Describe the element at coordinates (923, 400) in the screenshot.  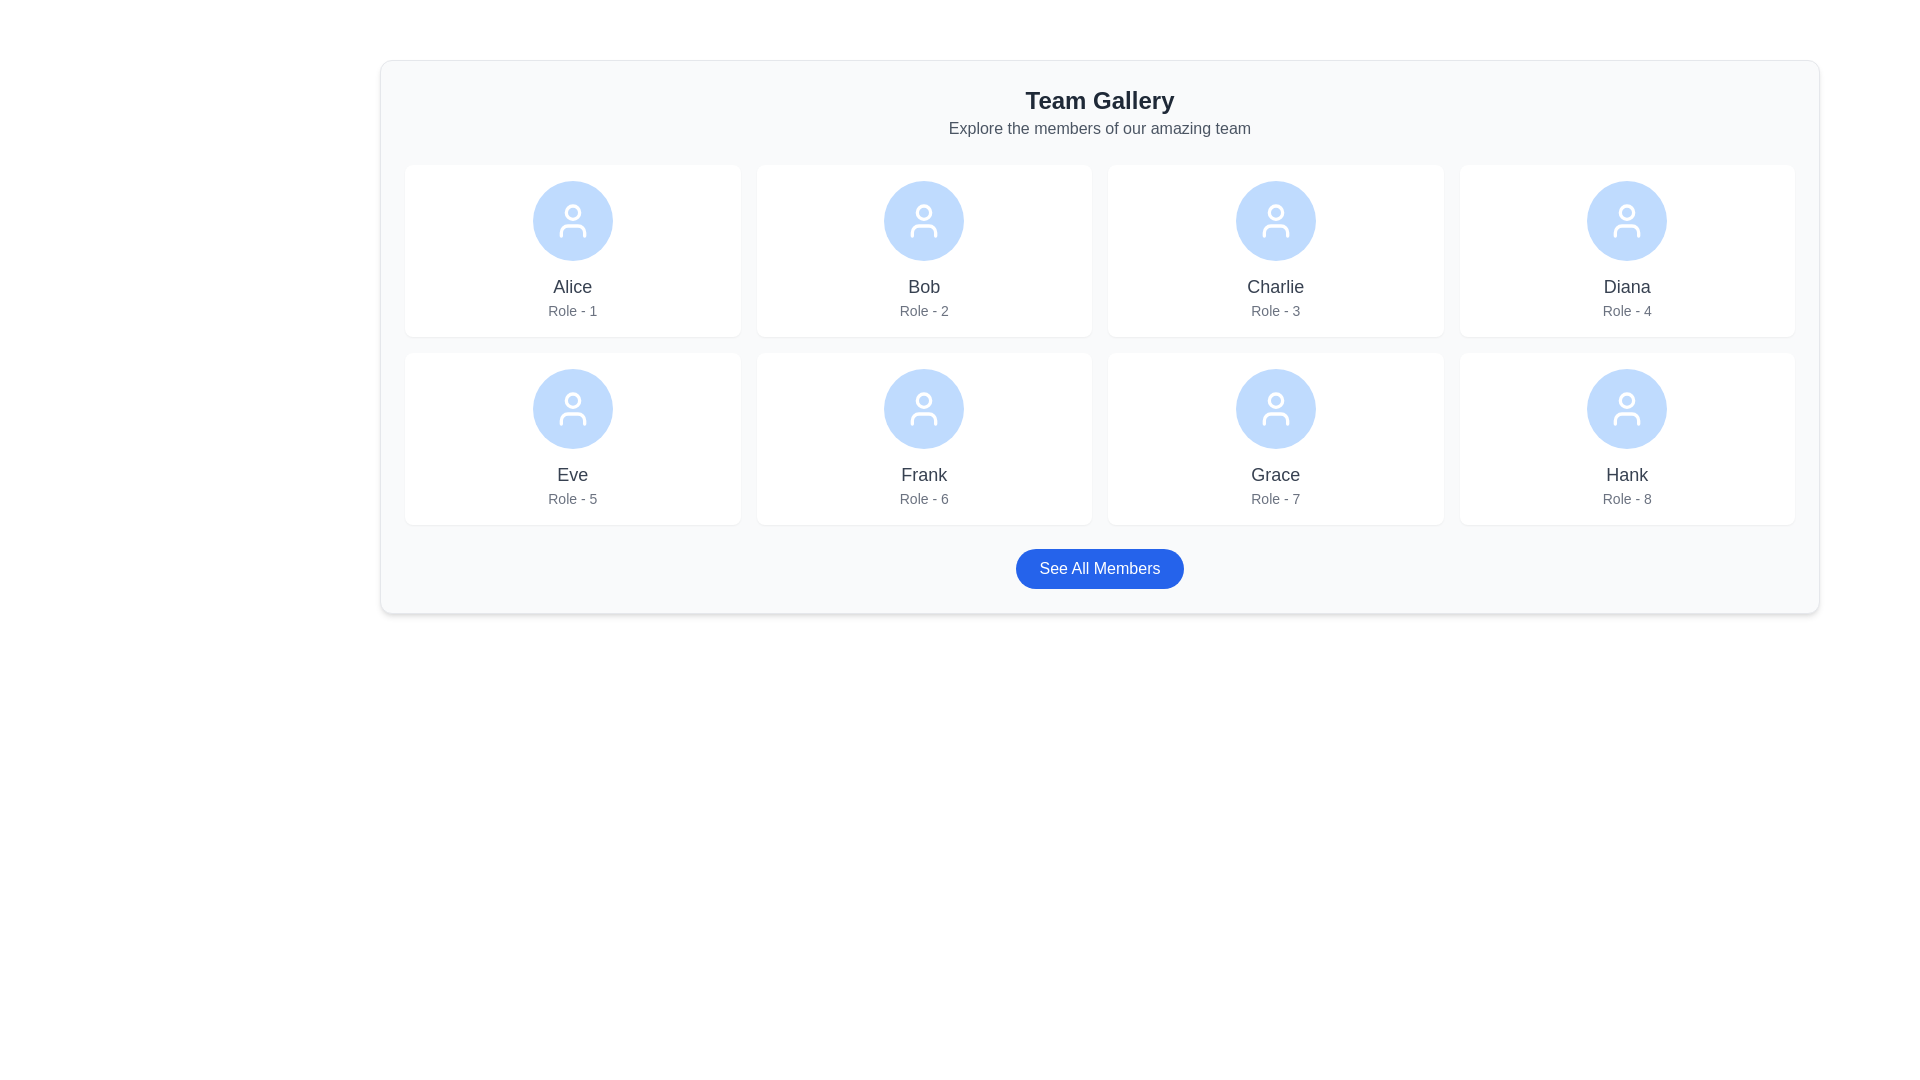
I see `the circular head element of the user profile icon located in the sixth card titled 'Frank Role - 6' within the grid layout` at that location.